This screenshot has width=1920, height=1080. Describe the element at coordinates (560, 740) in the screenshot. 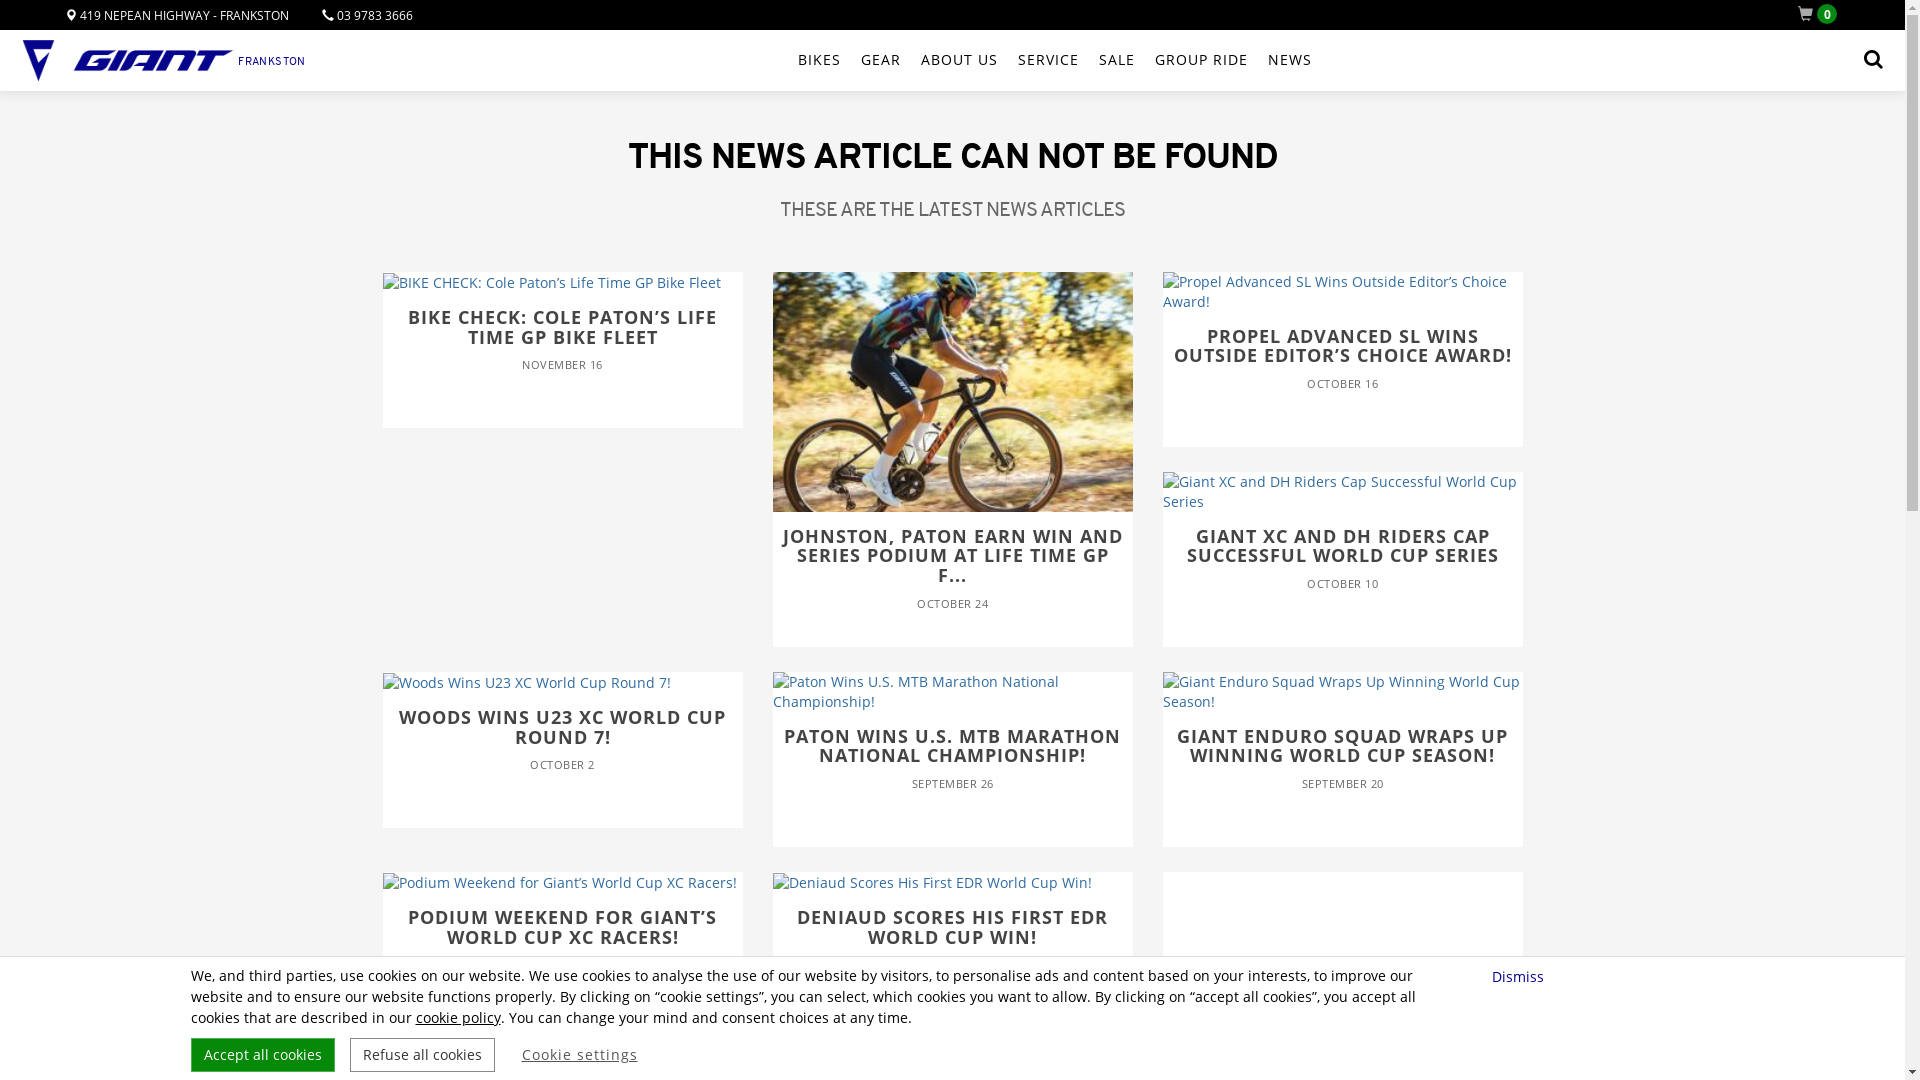

I see `'WOODS WINS U23 XC WORLD CUP ROUND 7!` at that location.